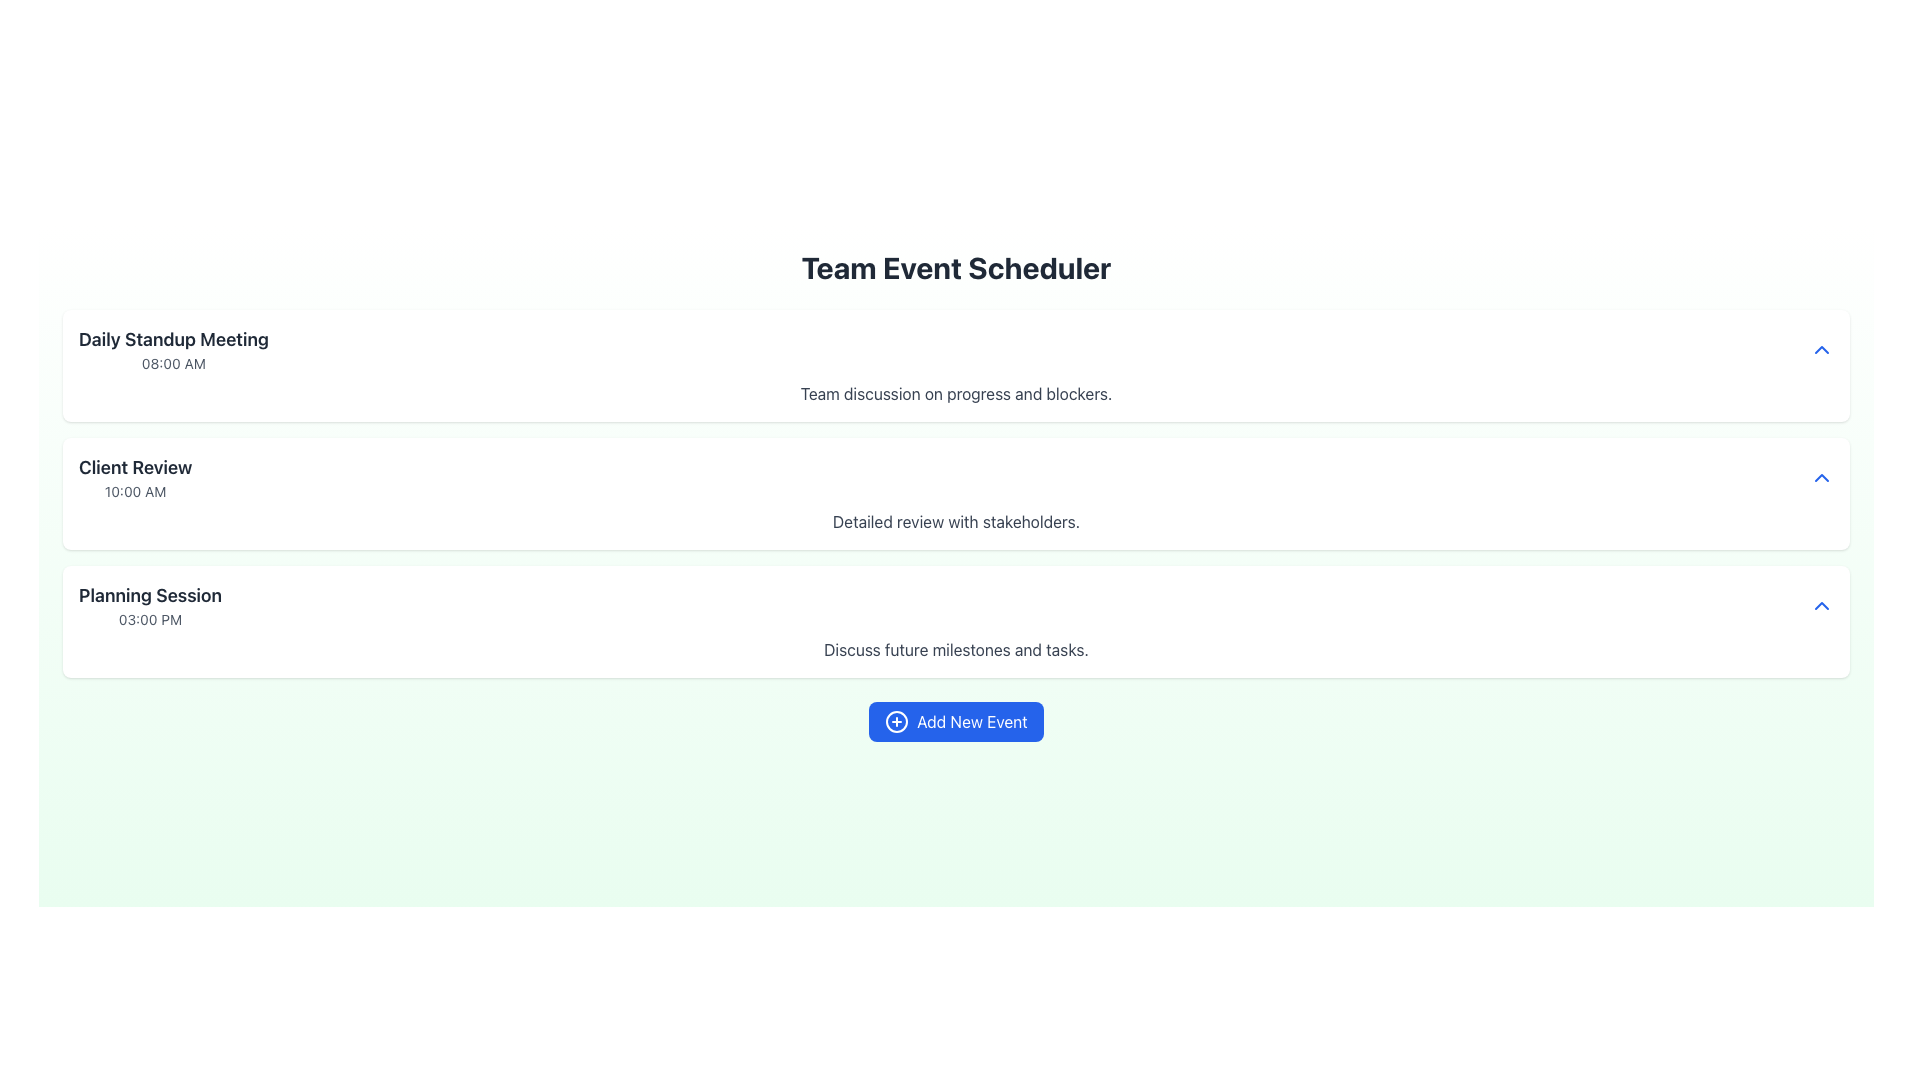 This screenshot has width=1920, height=1080. Describe the element at coordinates (1822, 604) in the screenshot. I see `the upward-facing chevron button styled in blue, located at the rightmost edge of the 'Planning Session' section, to observe the color transition effect indicating interactivity` at that location.